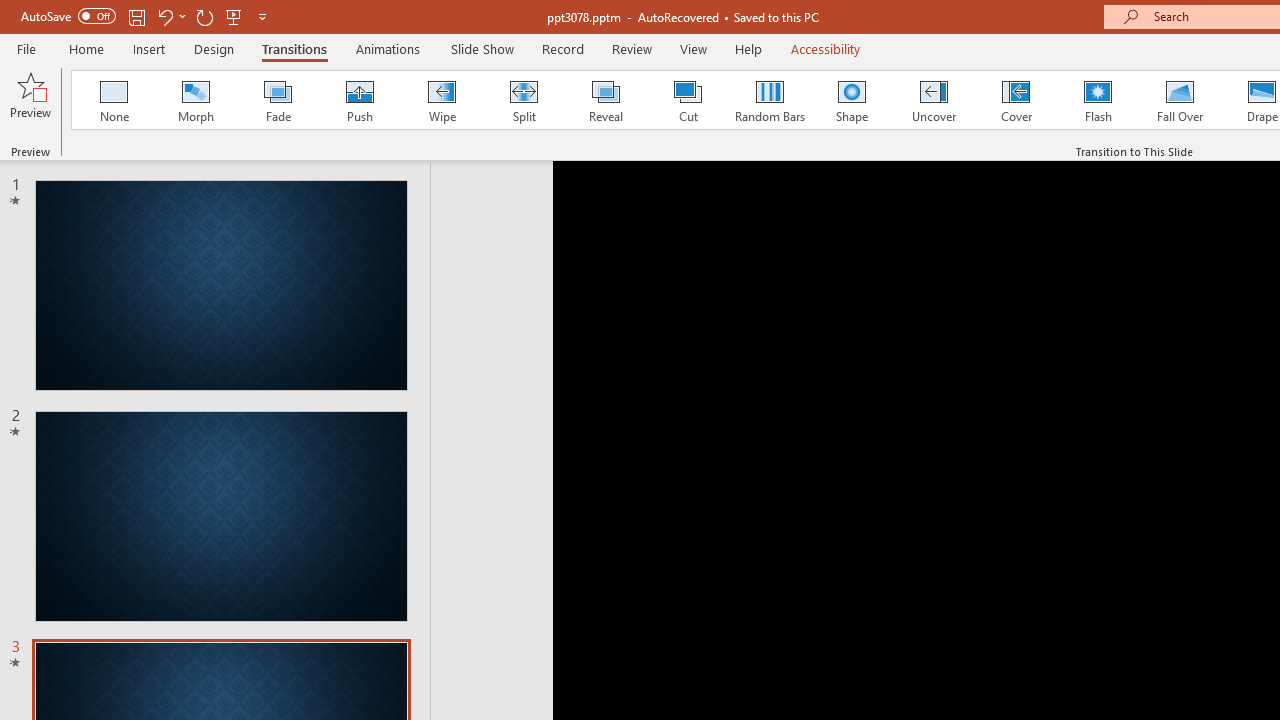 Image resolution: width=1280 pixels, height=720 pixels. I want to click on 'Flash', so click(1097, 100).